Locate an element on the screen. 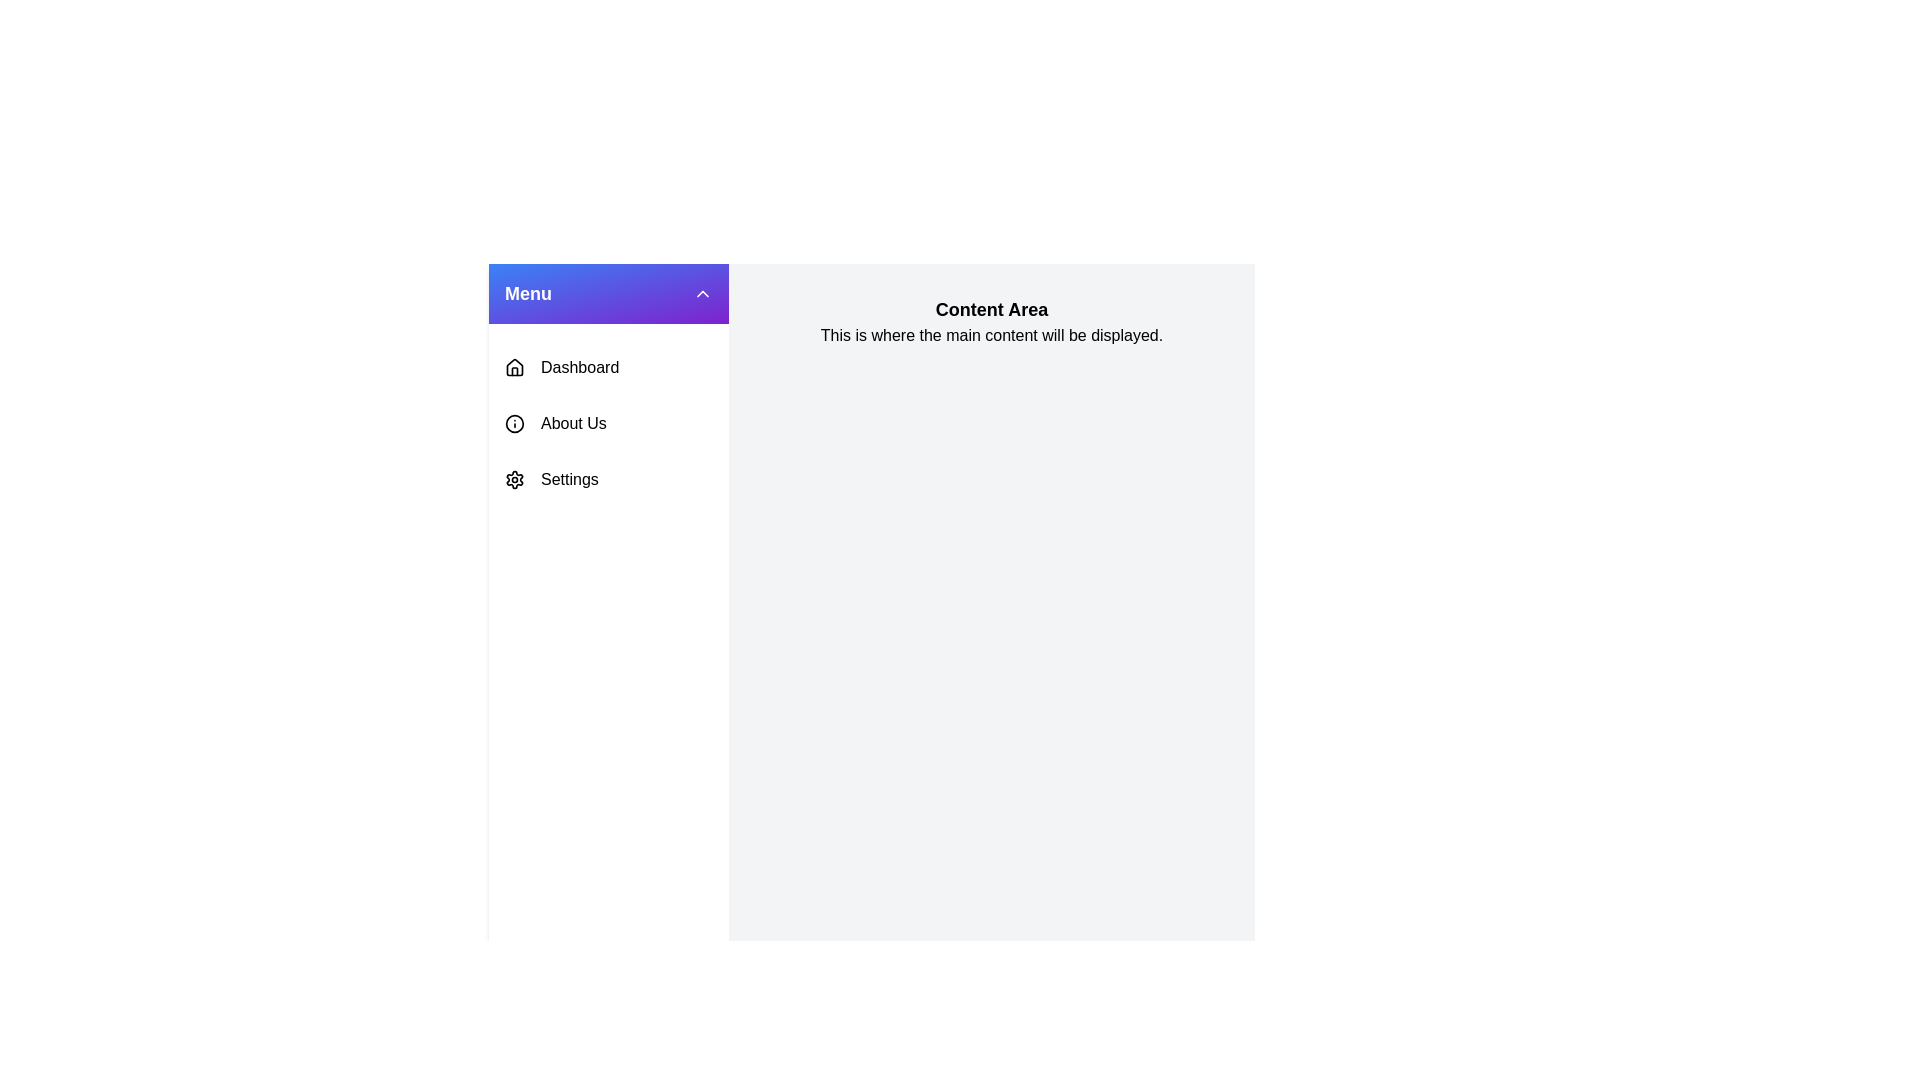 This screenshot has height=1080, width=1920. the menu item About Us from the sidebar is located at coordinates (608, 423).